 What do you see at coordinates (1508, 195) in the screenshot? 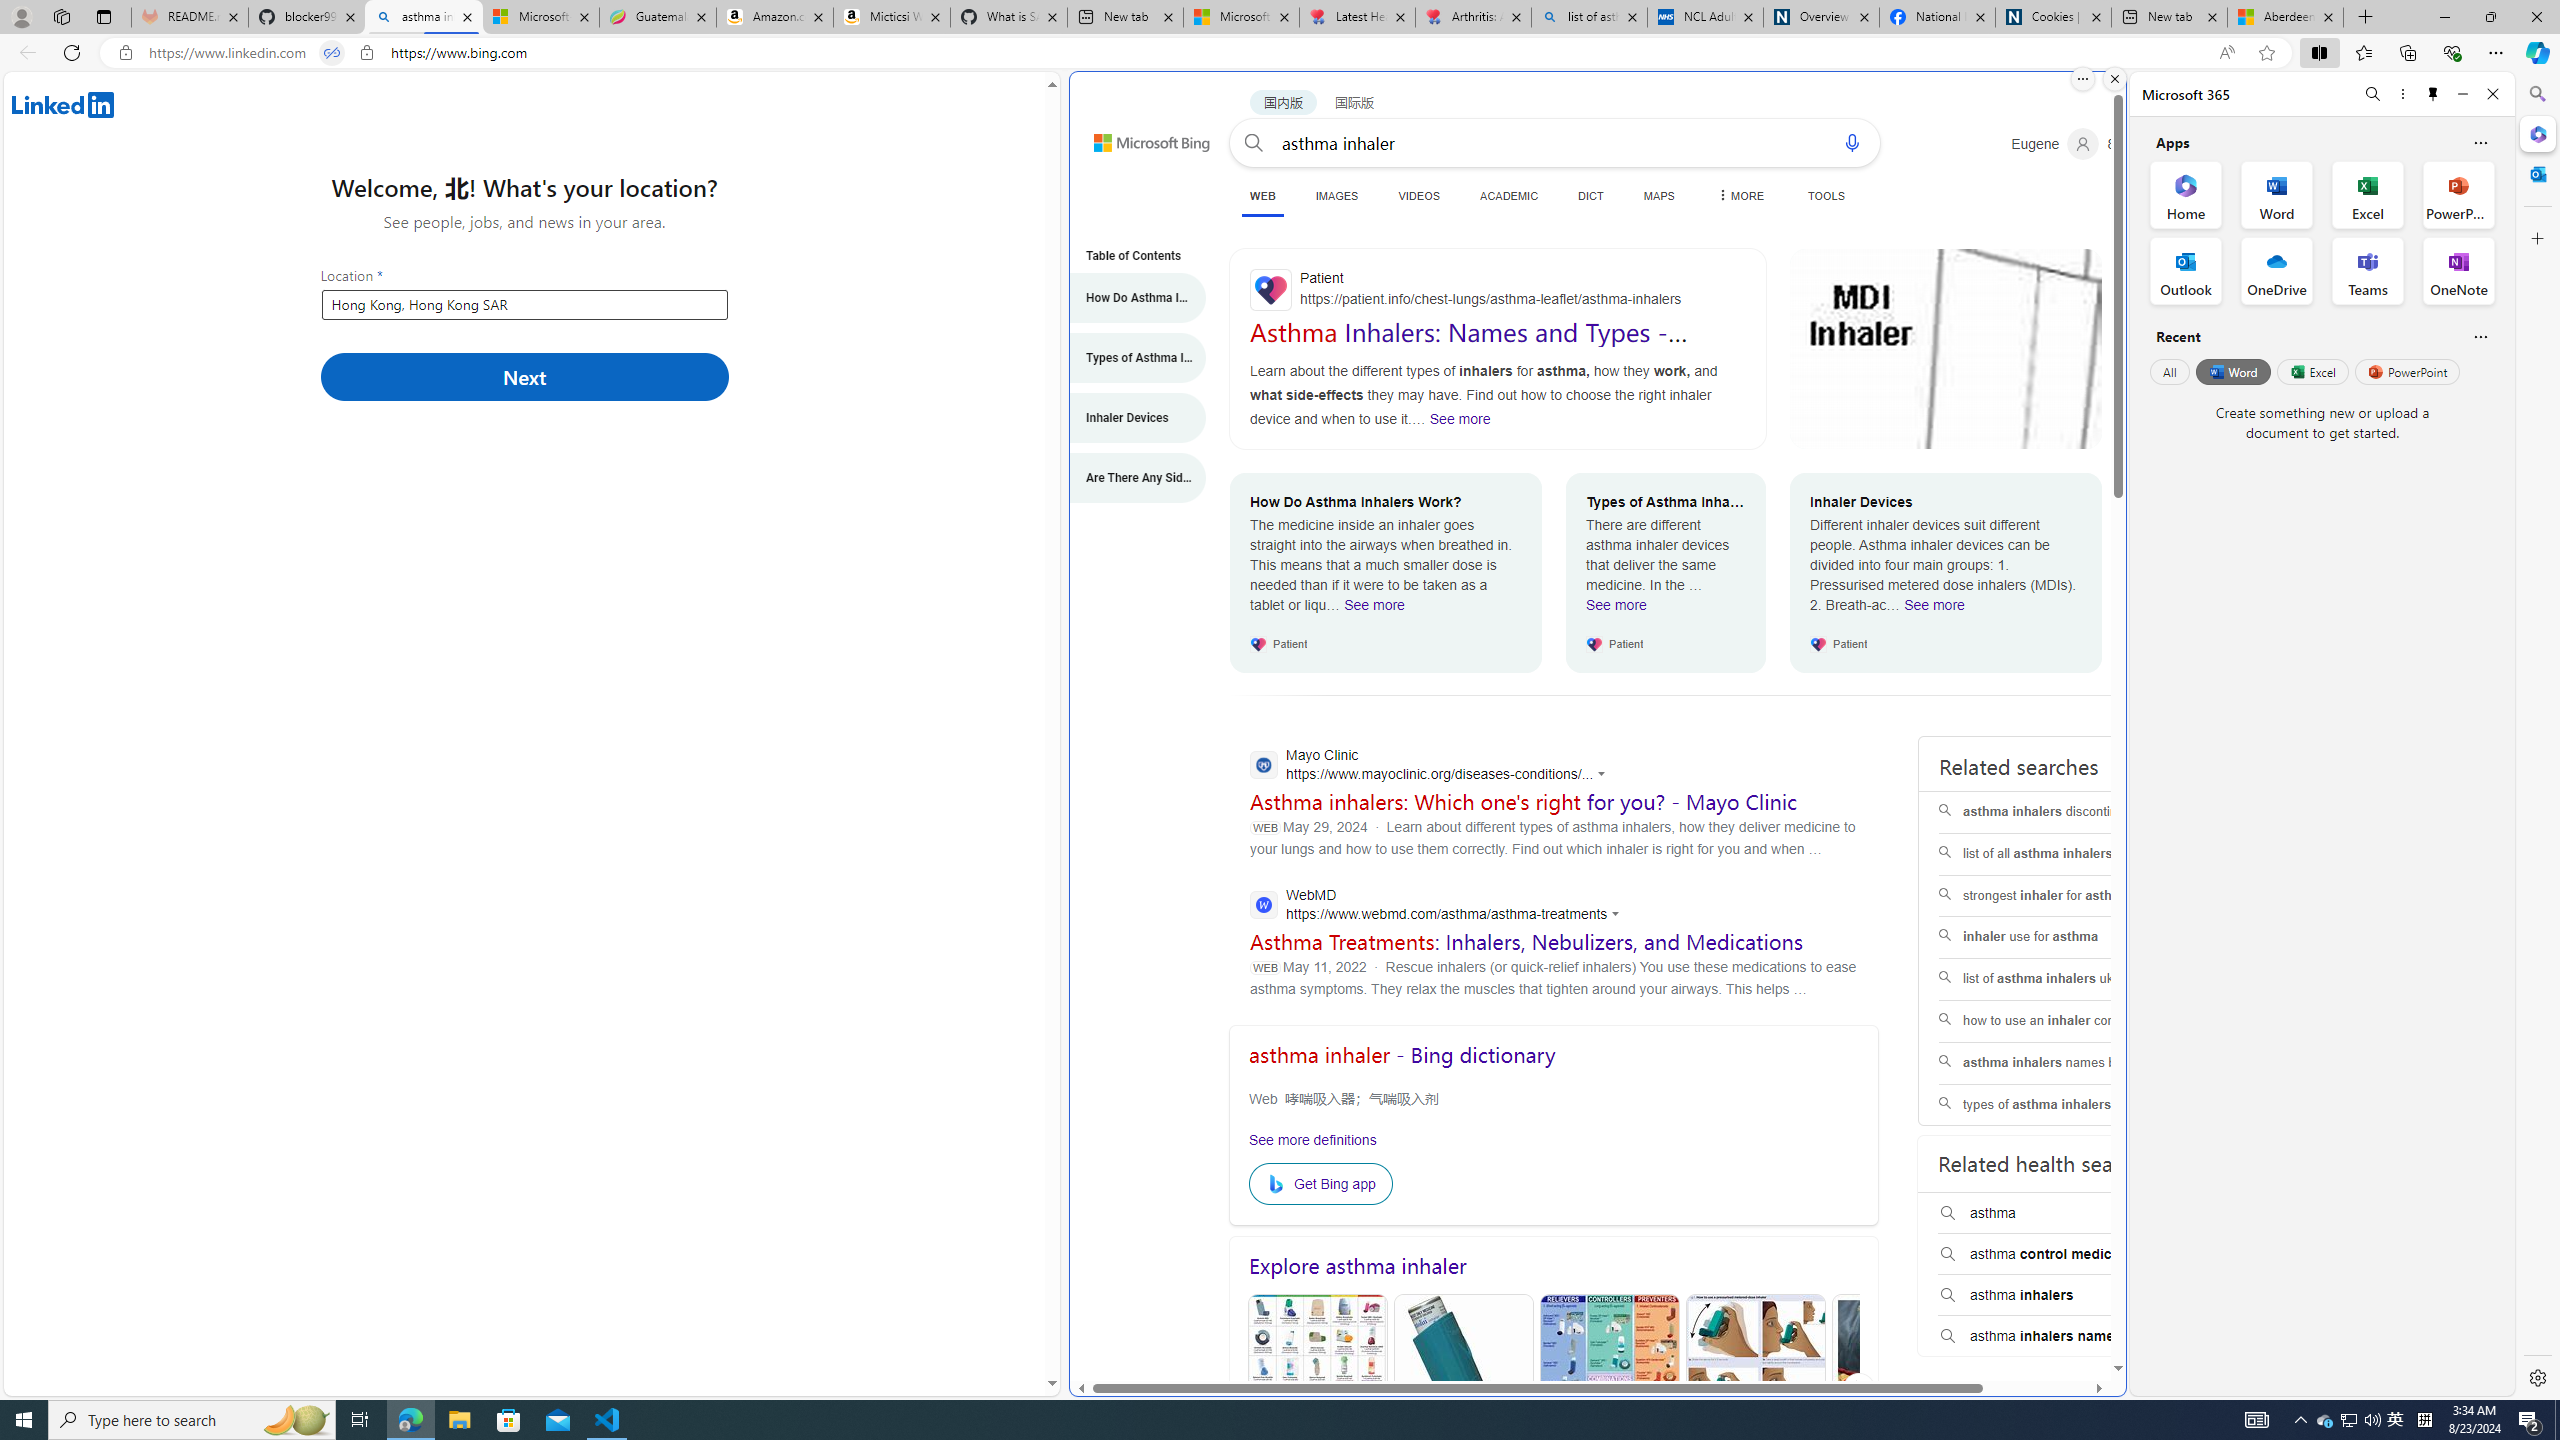
I see `'ACADEMIC'` at bounding box center [1508, 195].